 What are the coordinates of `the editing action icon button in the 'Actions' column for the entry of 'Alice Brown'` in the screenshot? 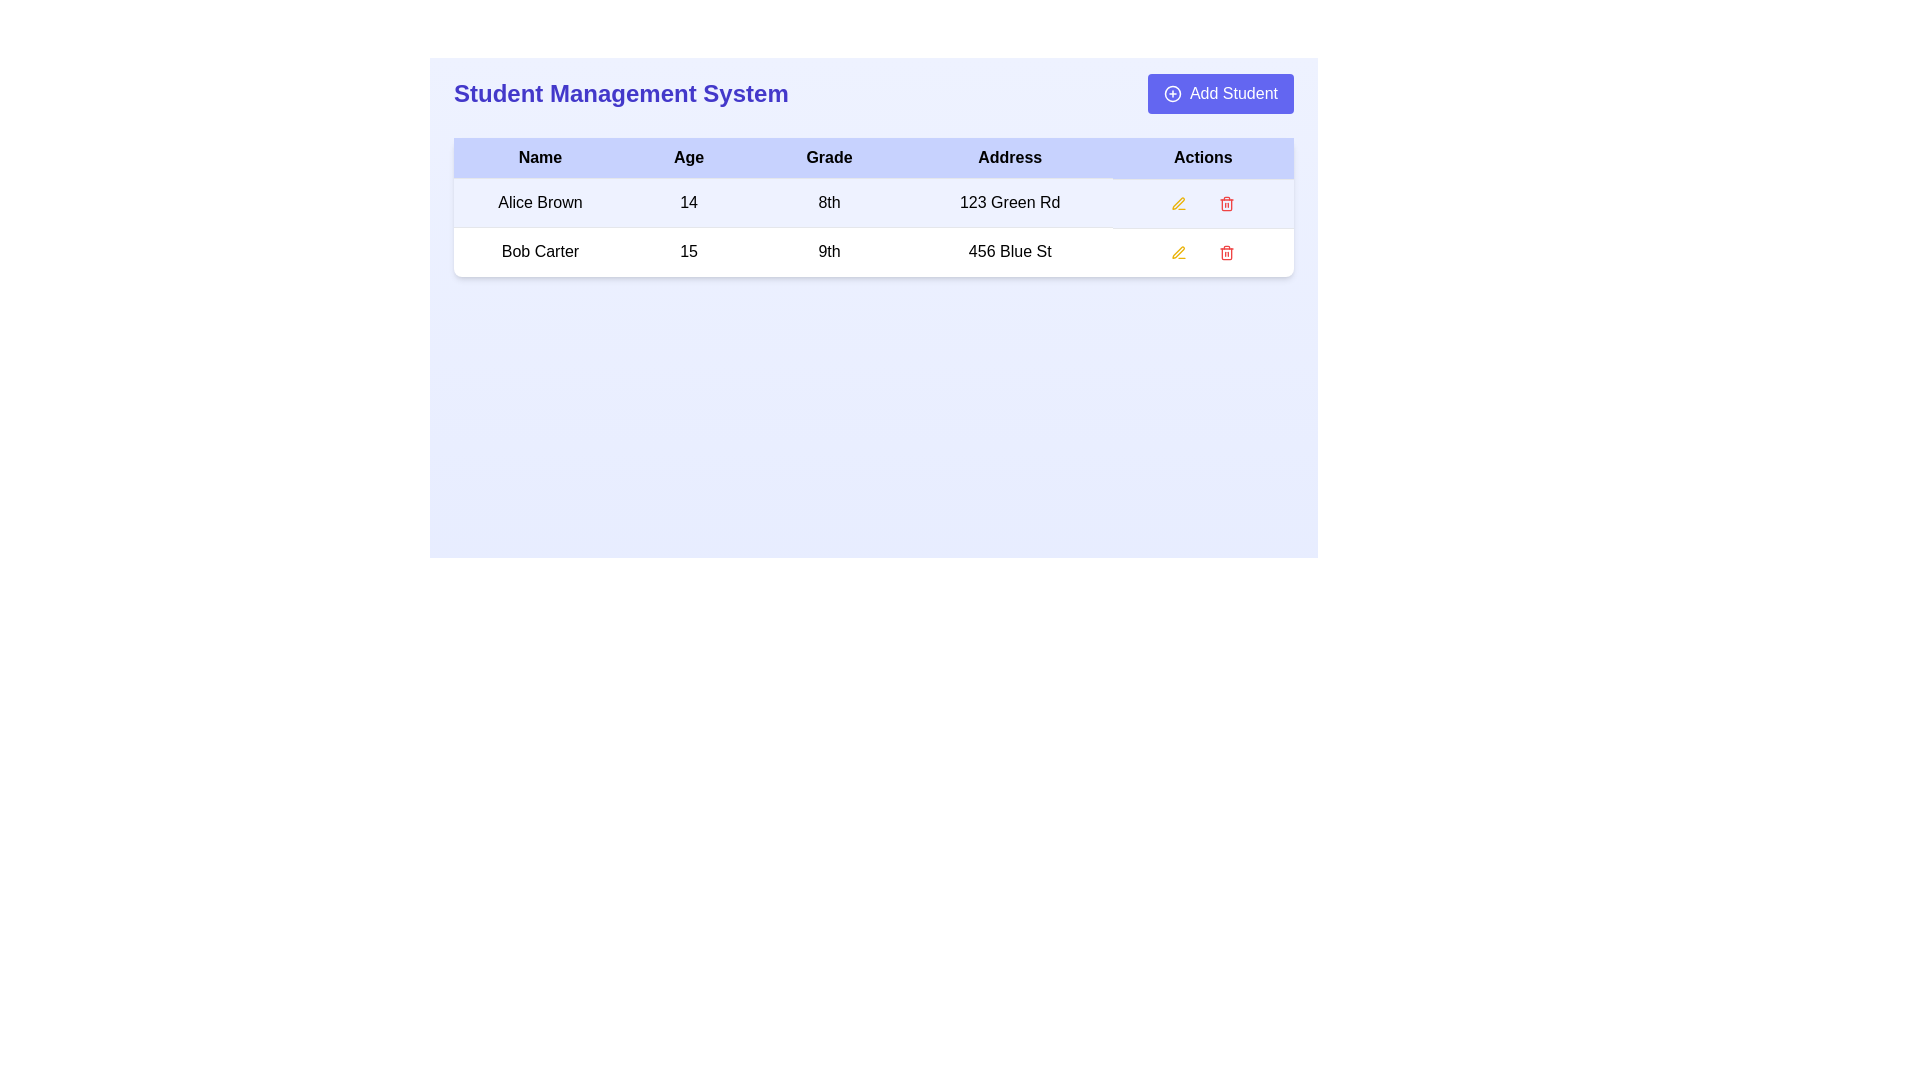 It's located at (1179, 251).